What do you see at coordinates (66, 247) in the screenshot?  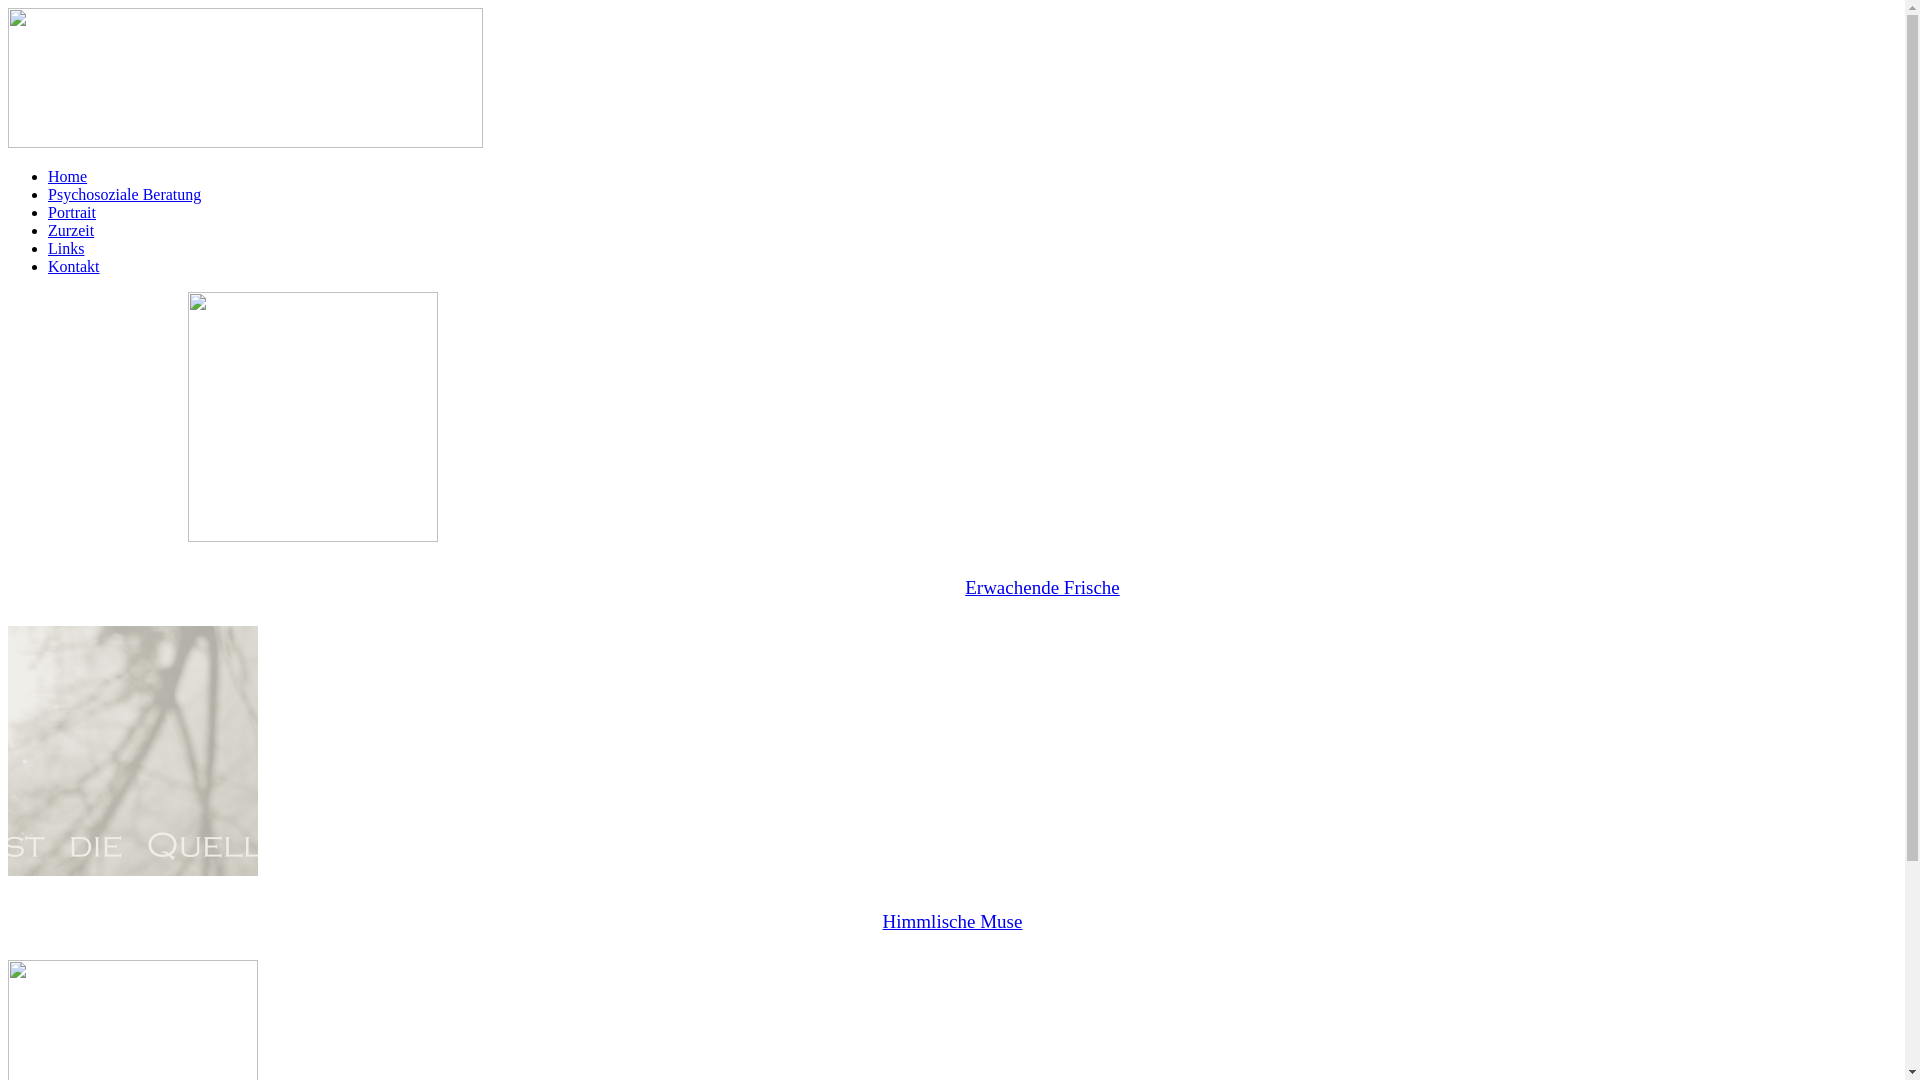 I see `'Links'` at bounding box center [66, 247].